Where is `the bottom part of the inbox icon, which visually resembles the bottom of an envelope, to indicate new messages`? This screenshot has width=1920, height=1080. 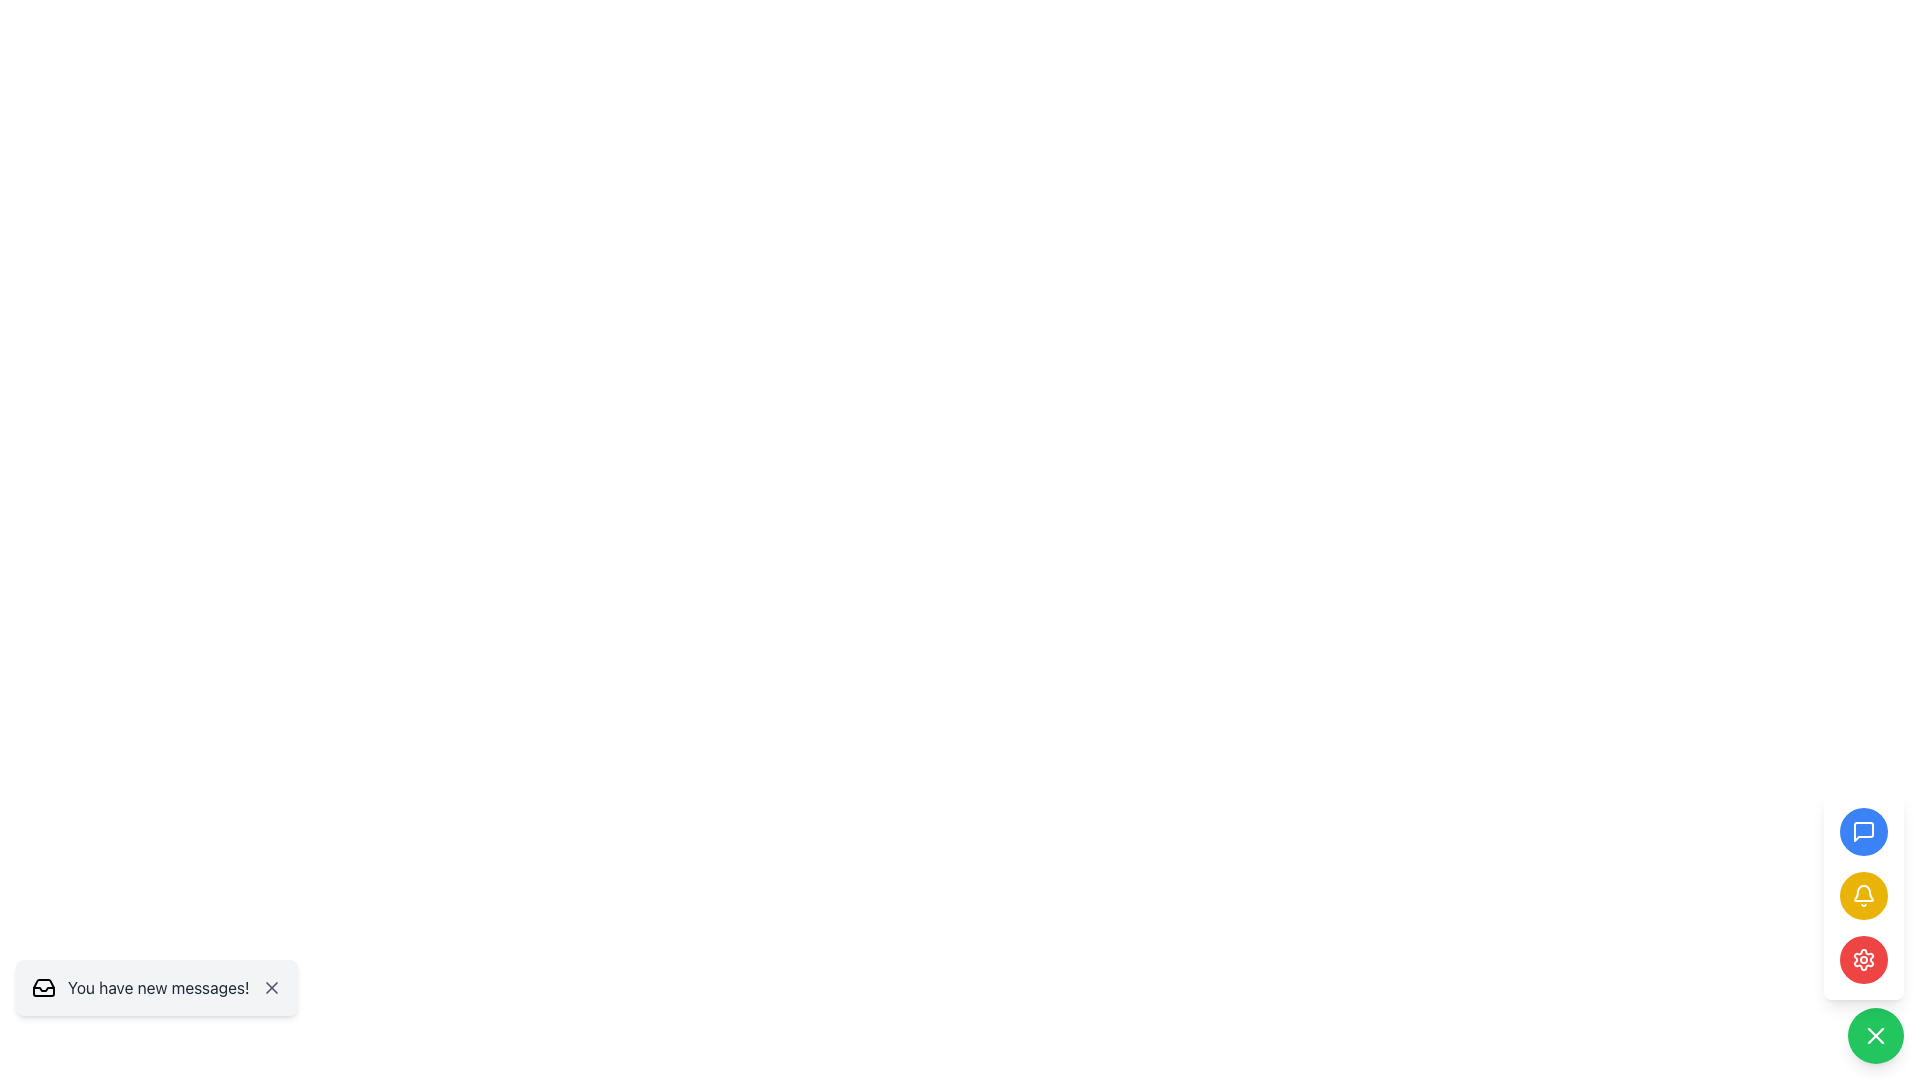
the bottom part of the inbox icon, which visually resembles the bottom of an envelope, to indicate new messages is located at coordinates (43, 988).